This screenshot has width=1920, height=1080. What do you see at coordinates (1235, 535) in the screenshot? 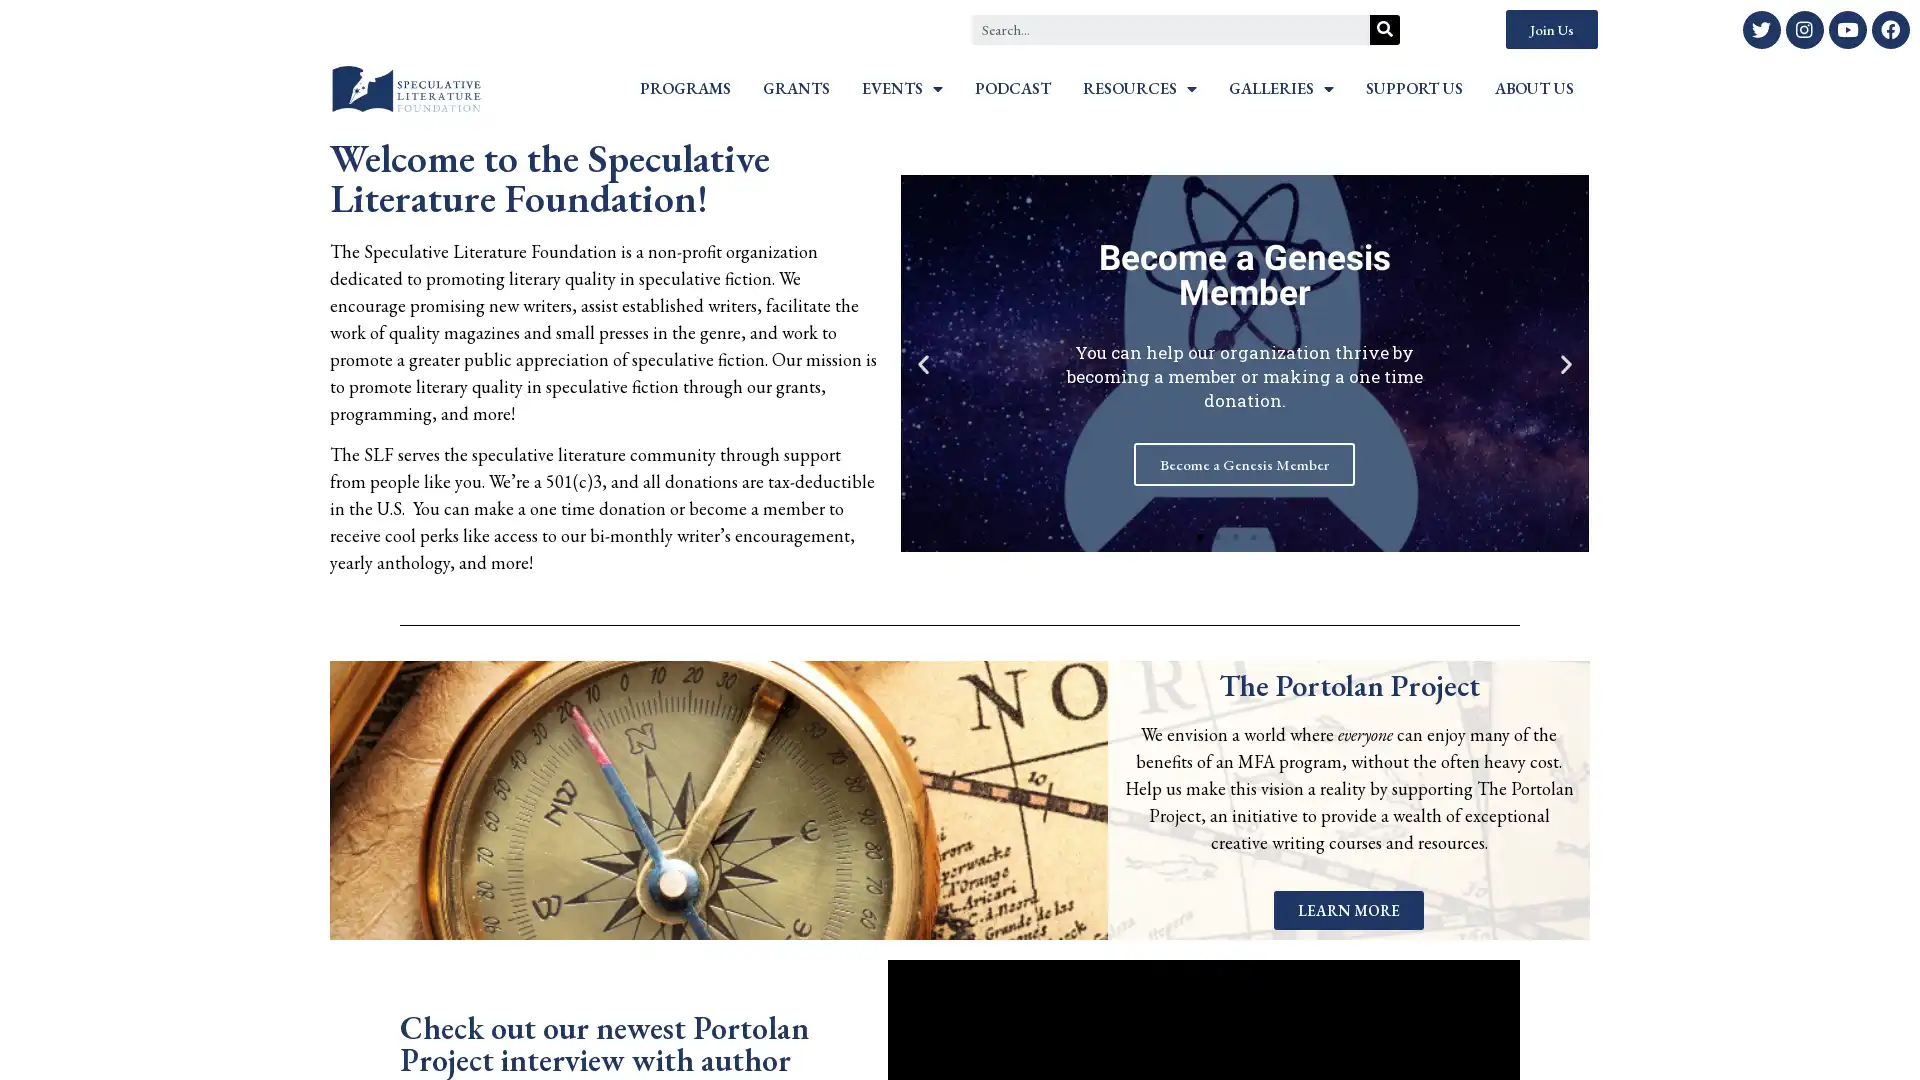
I see `Go to slide 3` at bounding box center [1235, 535].